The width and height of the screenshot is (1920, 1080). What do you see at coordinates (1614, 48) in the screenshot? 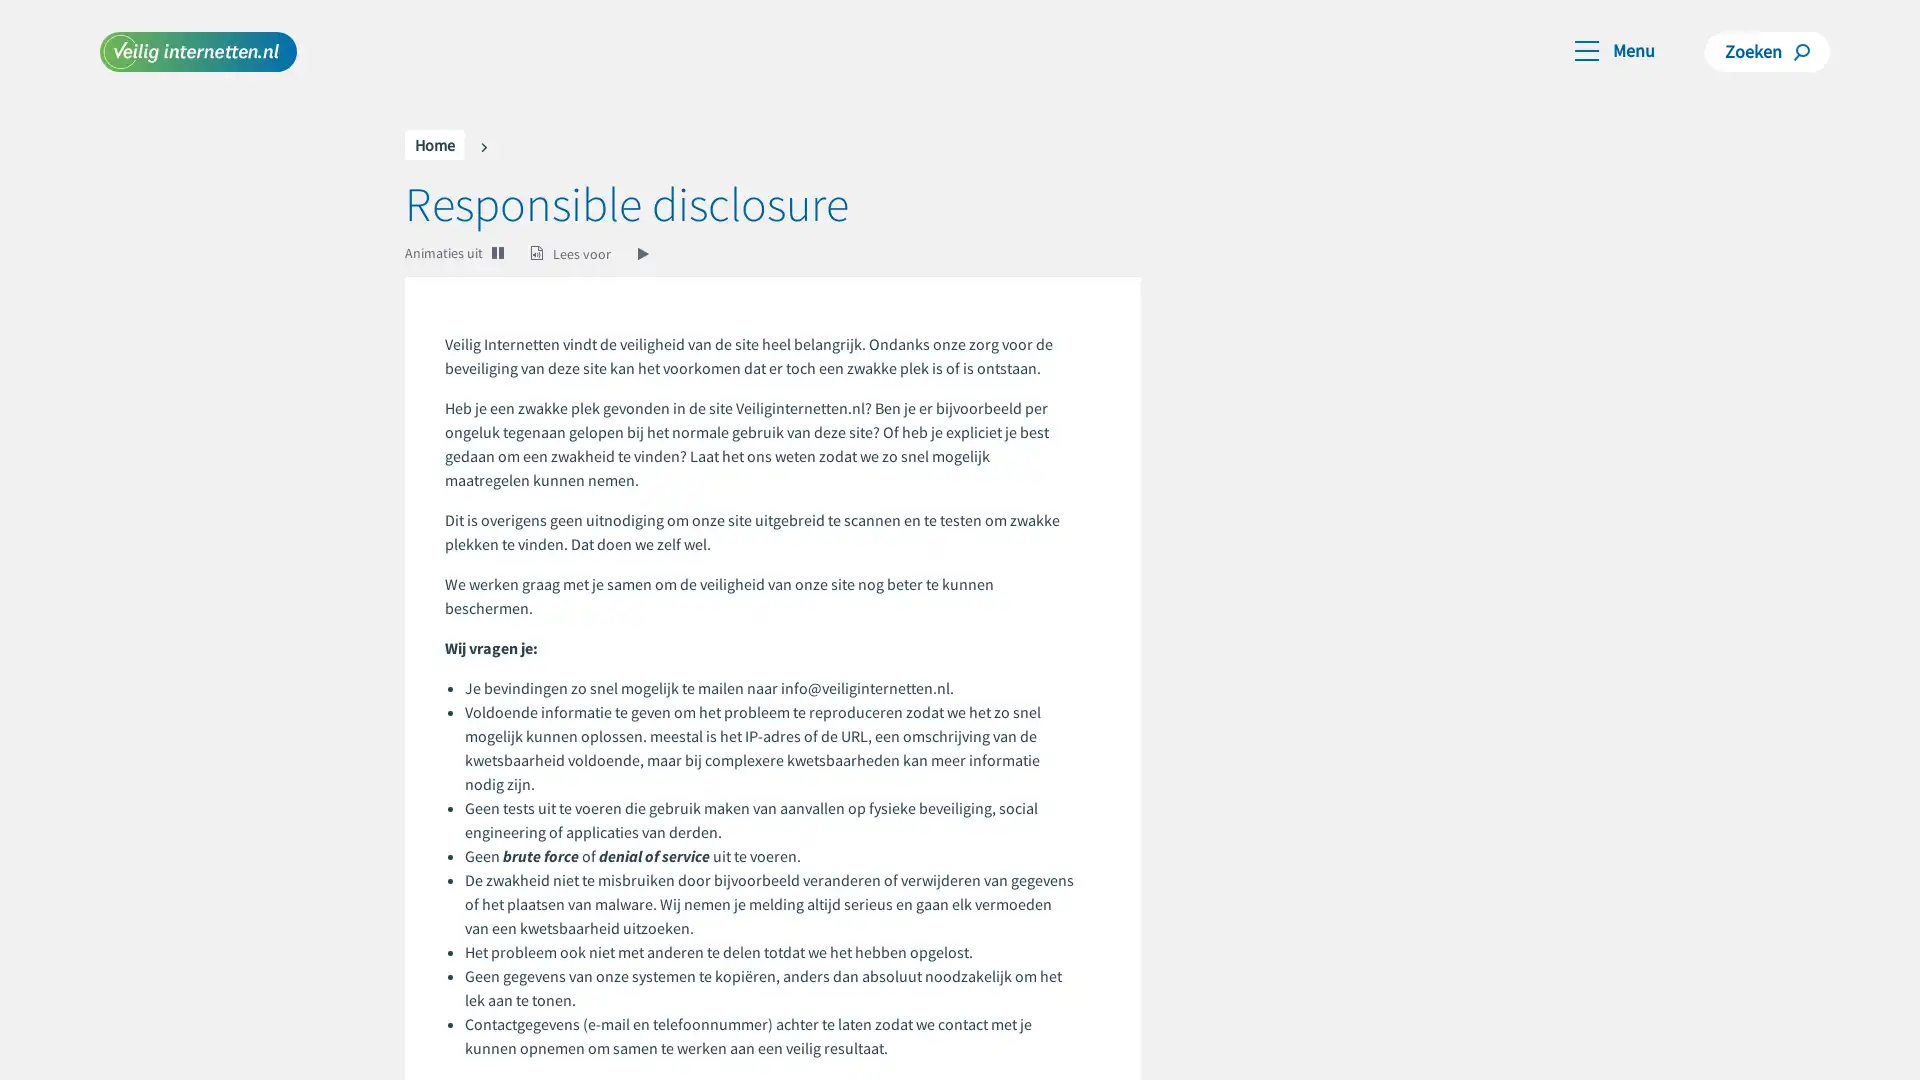
I see `Toggle navigation Menu` at bounding box center [1614, 48].